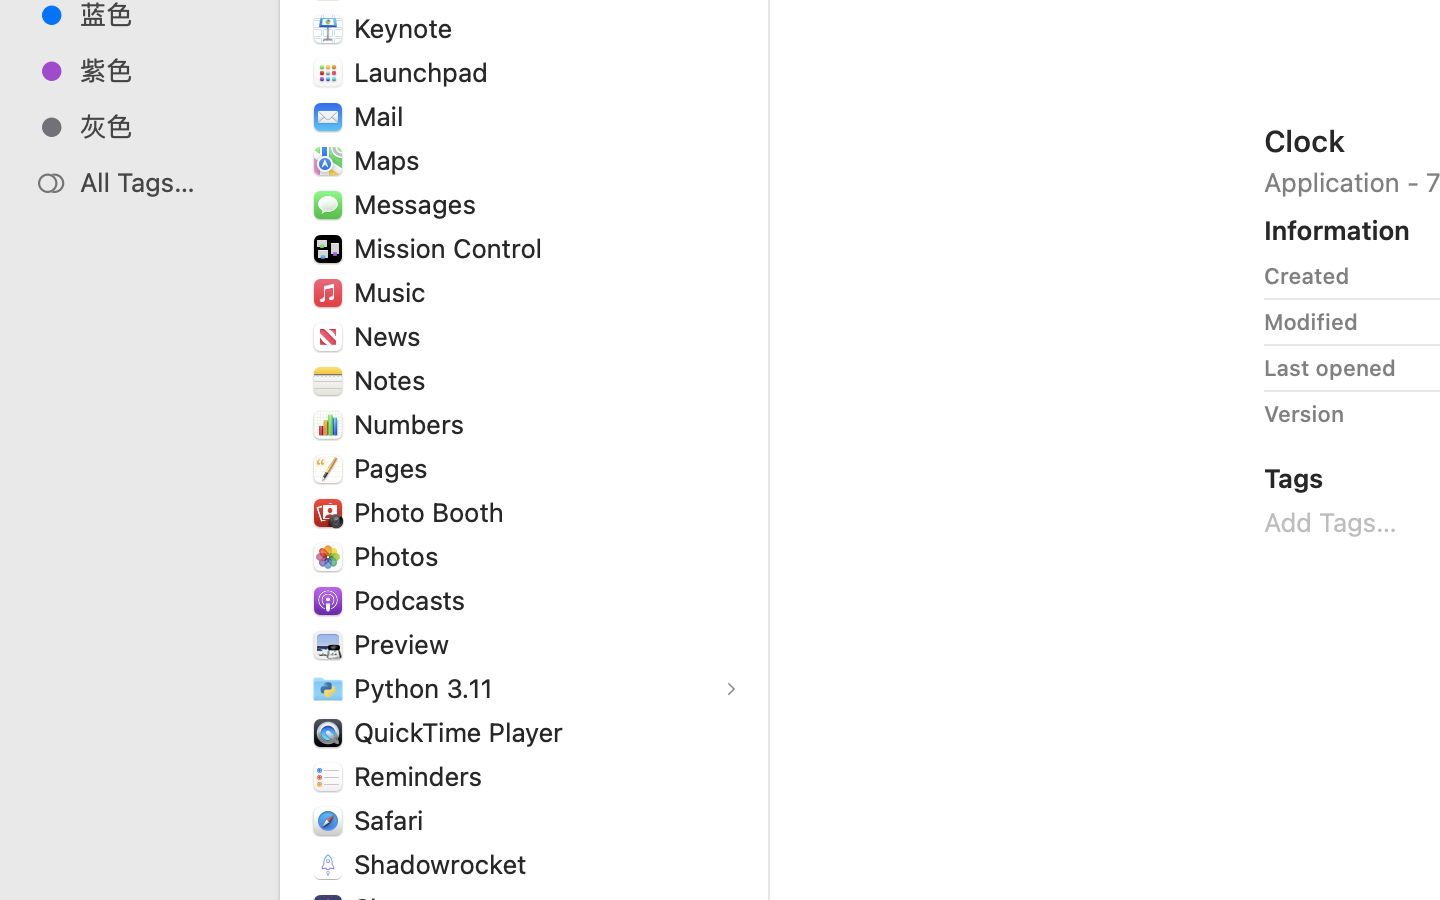  What do you see at coordinates (389, 160) in the screenshot?
I see `'Maps'` at bounding box center [389, 160].